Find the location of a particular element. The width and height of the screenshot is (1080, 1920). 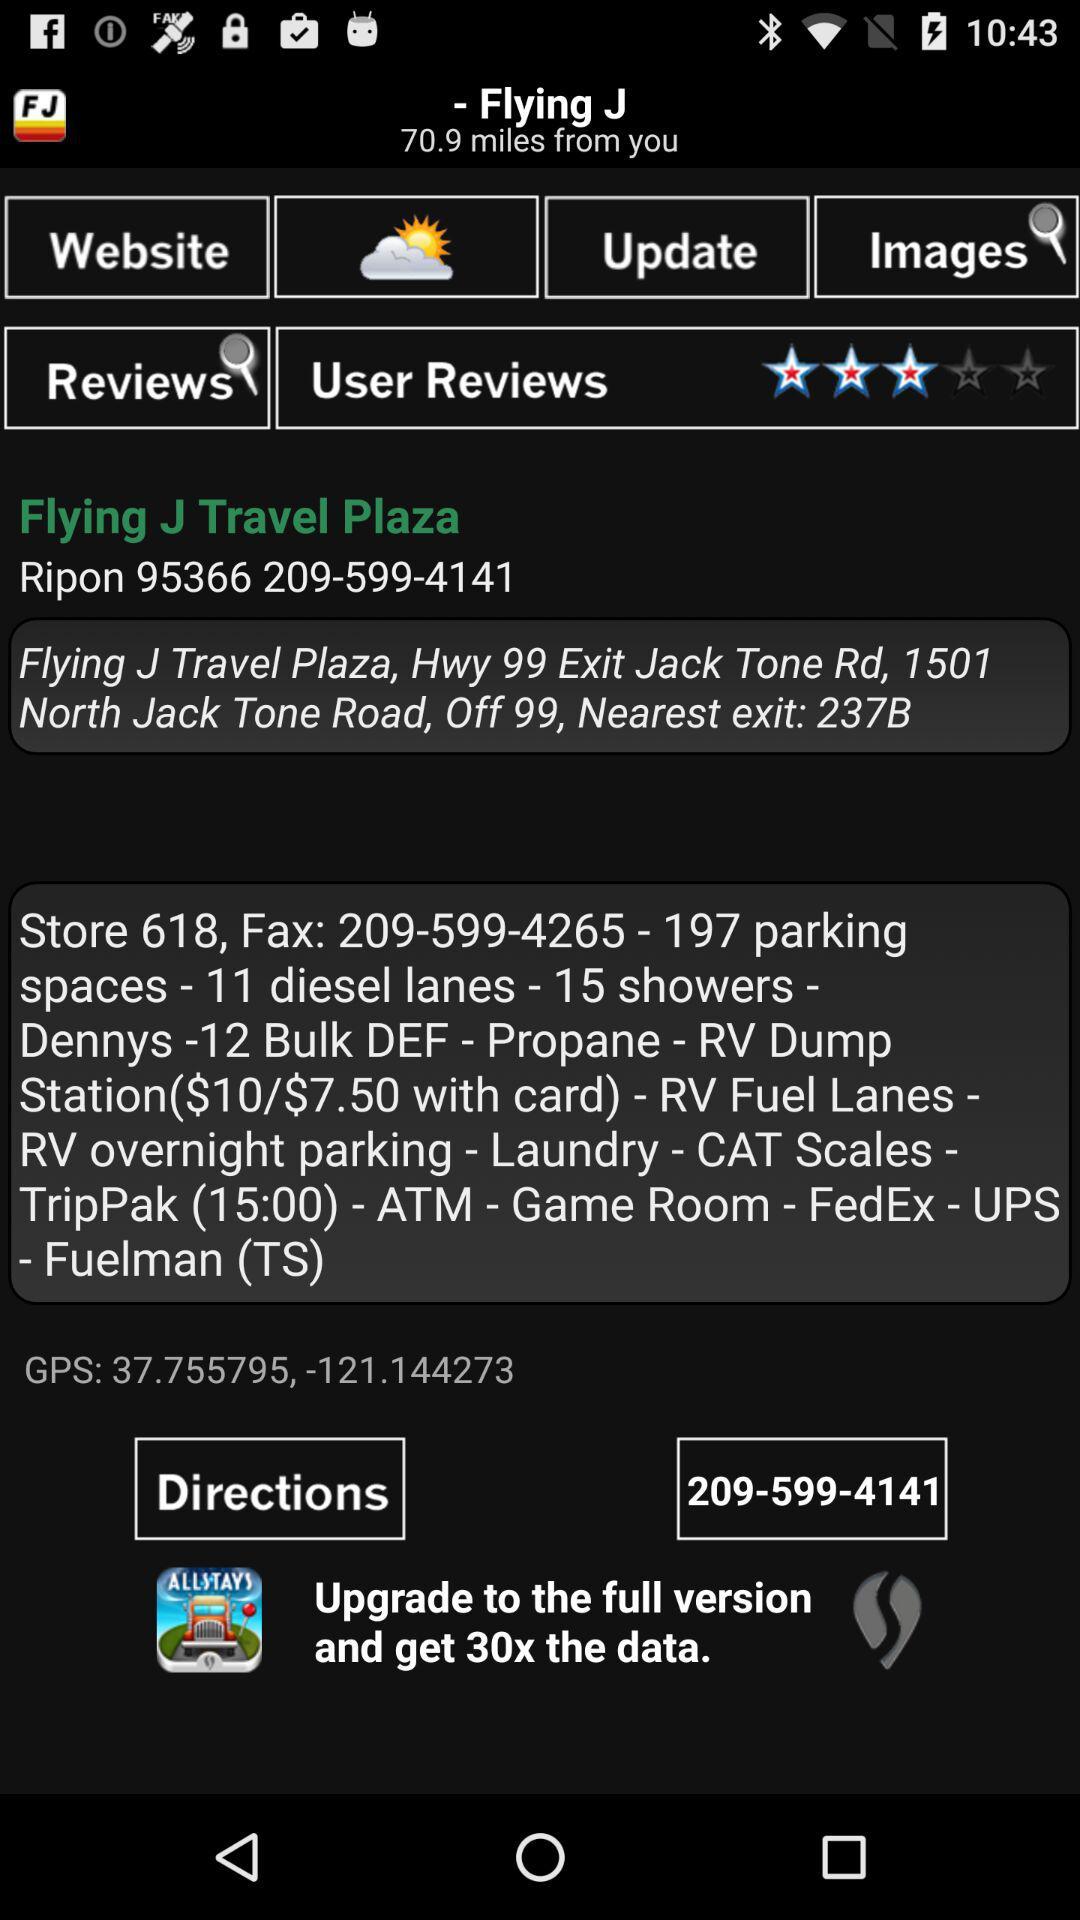

website is located at coordinates (135, 245).